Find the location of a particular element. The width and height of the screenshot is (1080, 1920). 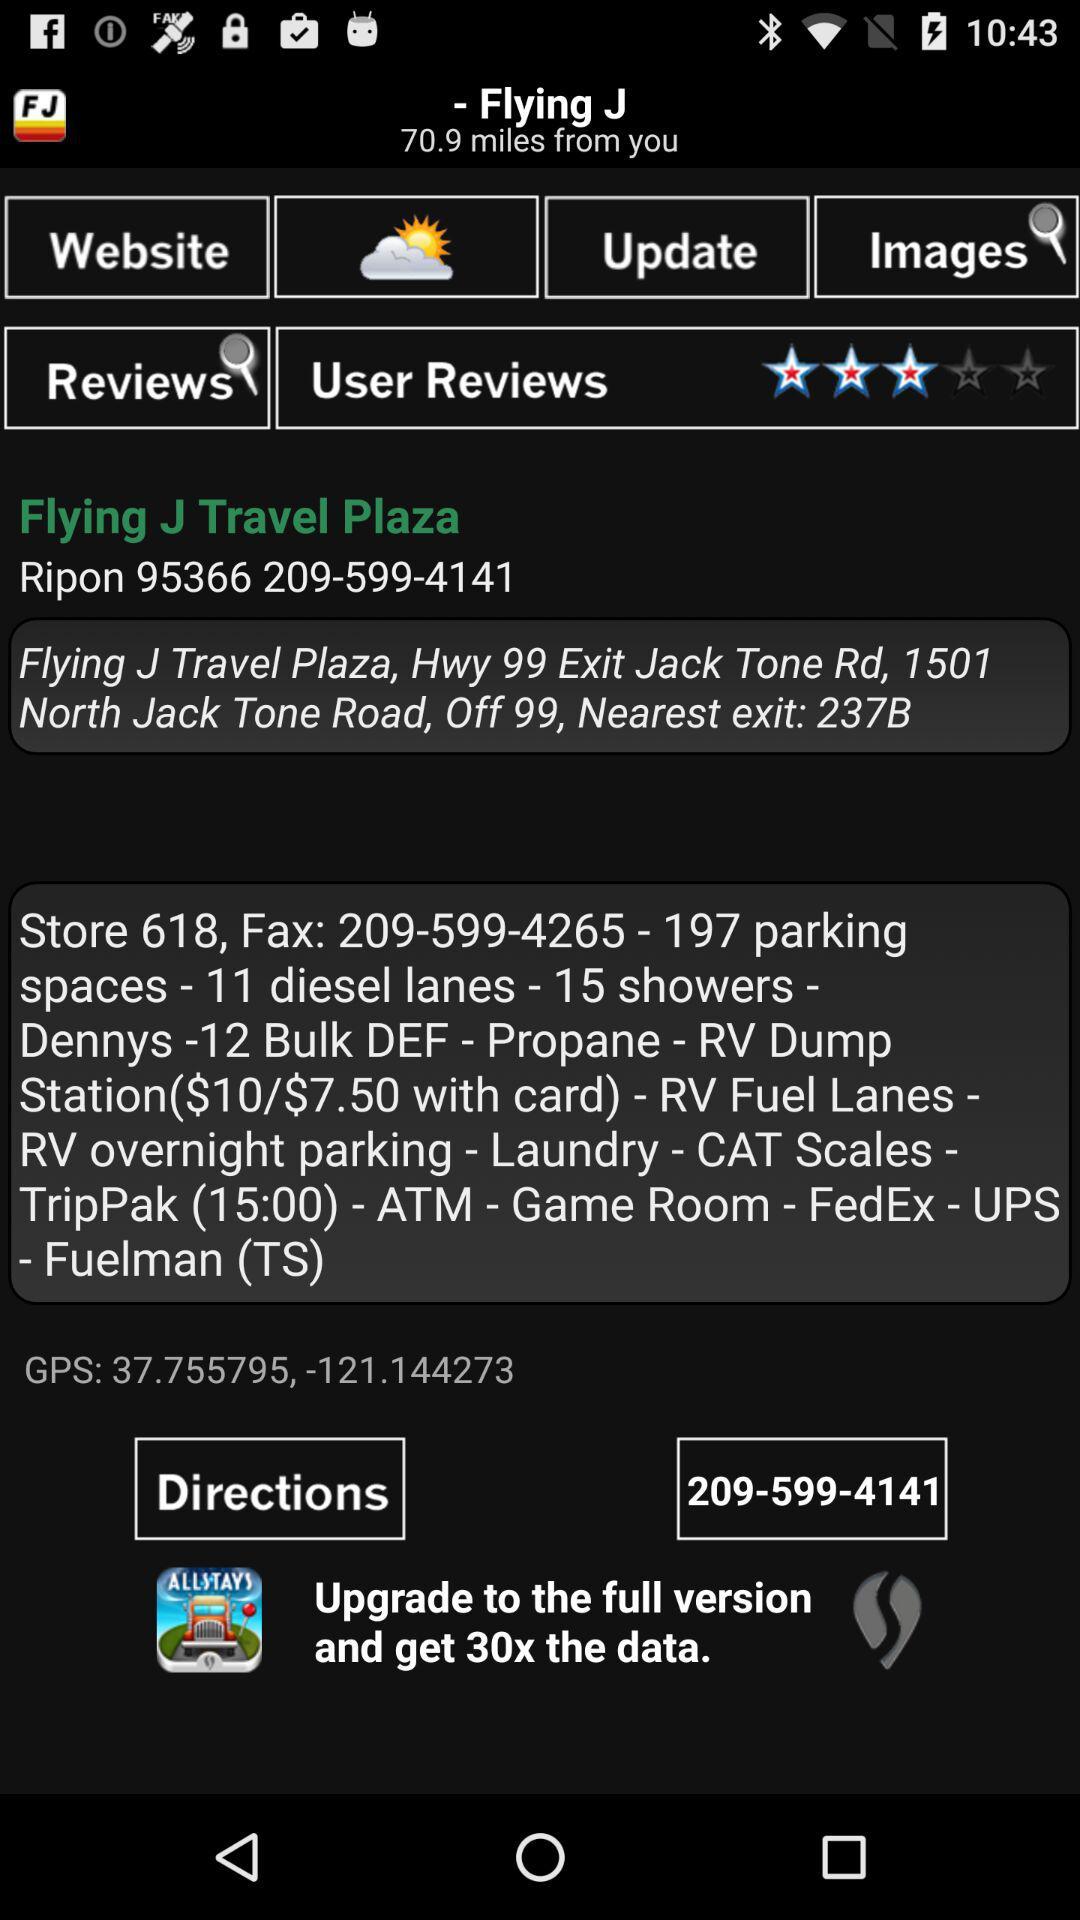

website is located at coordinates (135, 245).